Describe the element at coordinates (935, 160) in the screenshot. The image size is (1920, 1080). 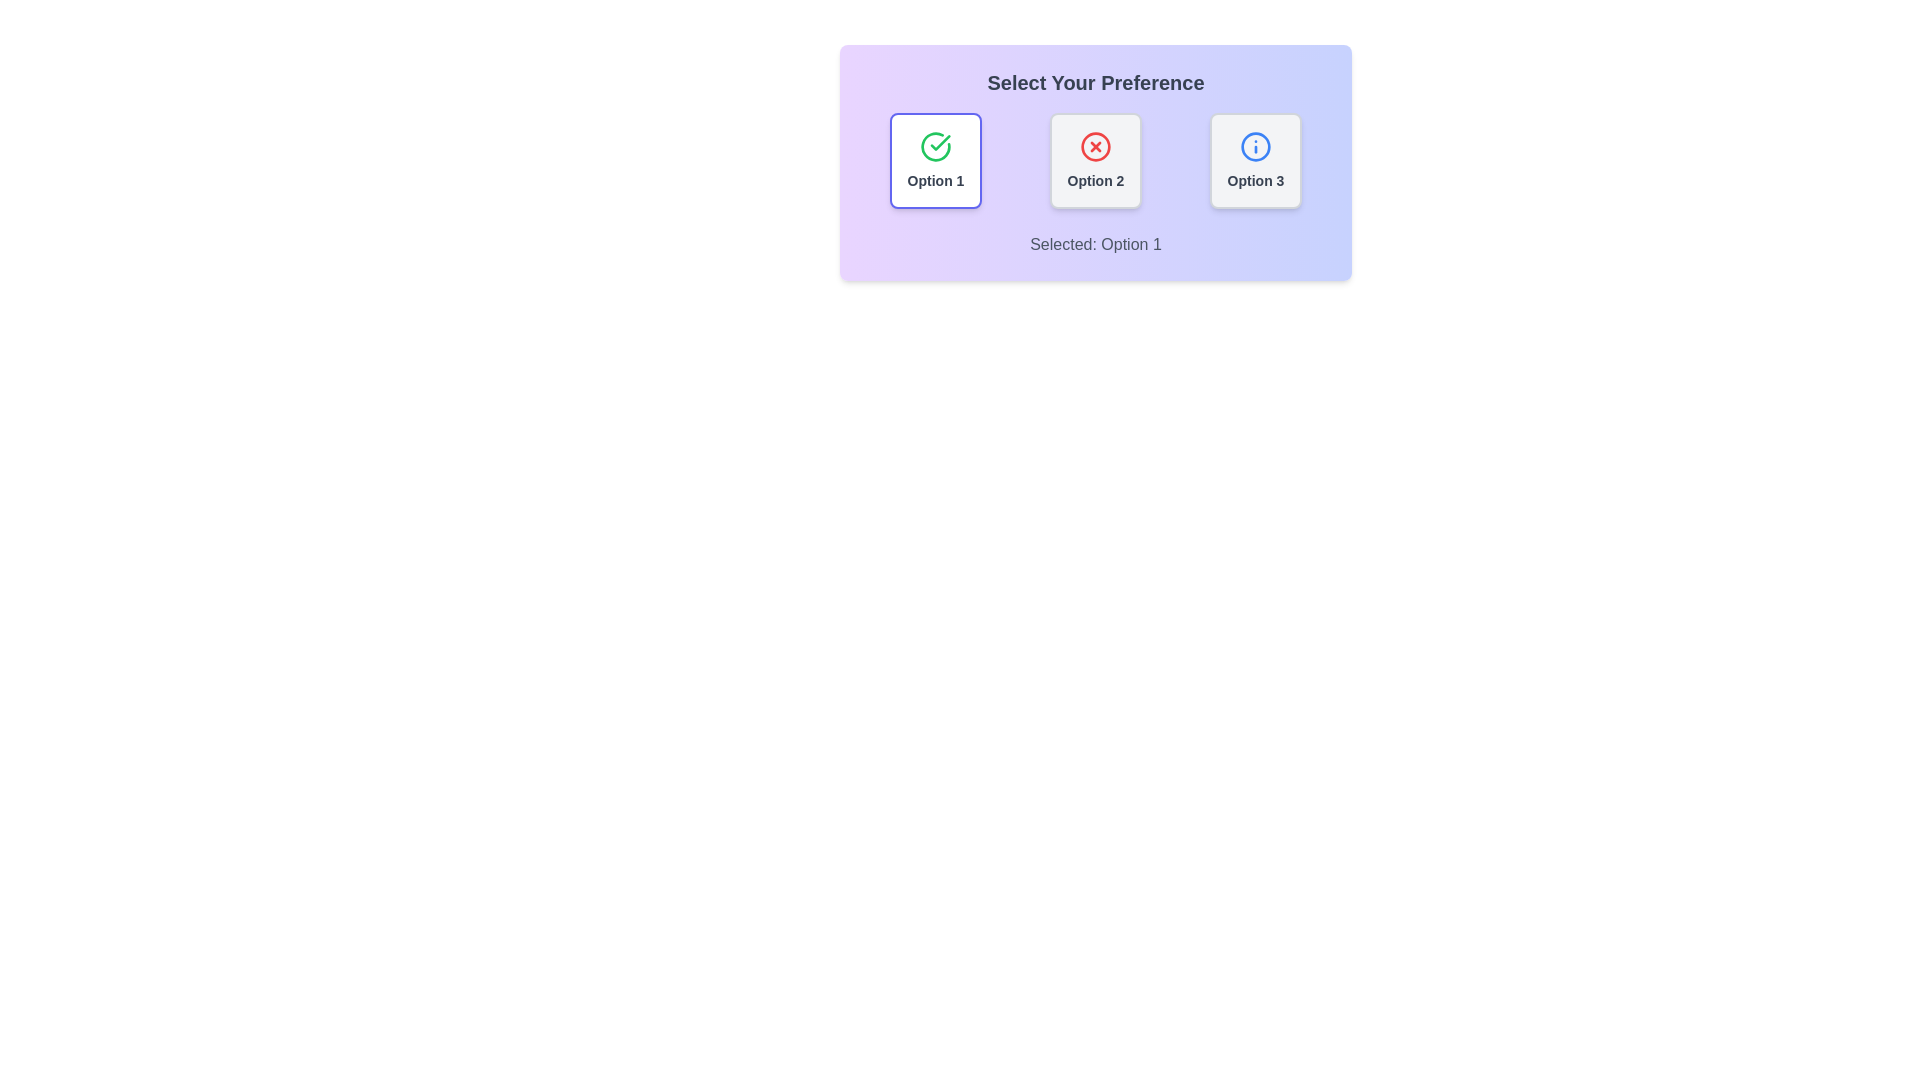
I see `the button corresponding to Option 1 to observe the hover effect` at that location.